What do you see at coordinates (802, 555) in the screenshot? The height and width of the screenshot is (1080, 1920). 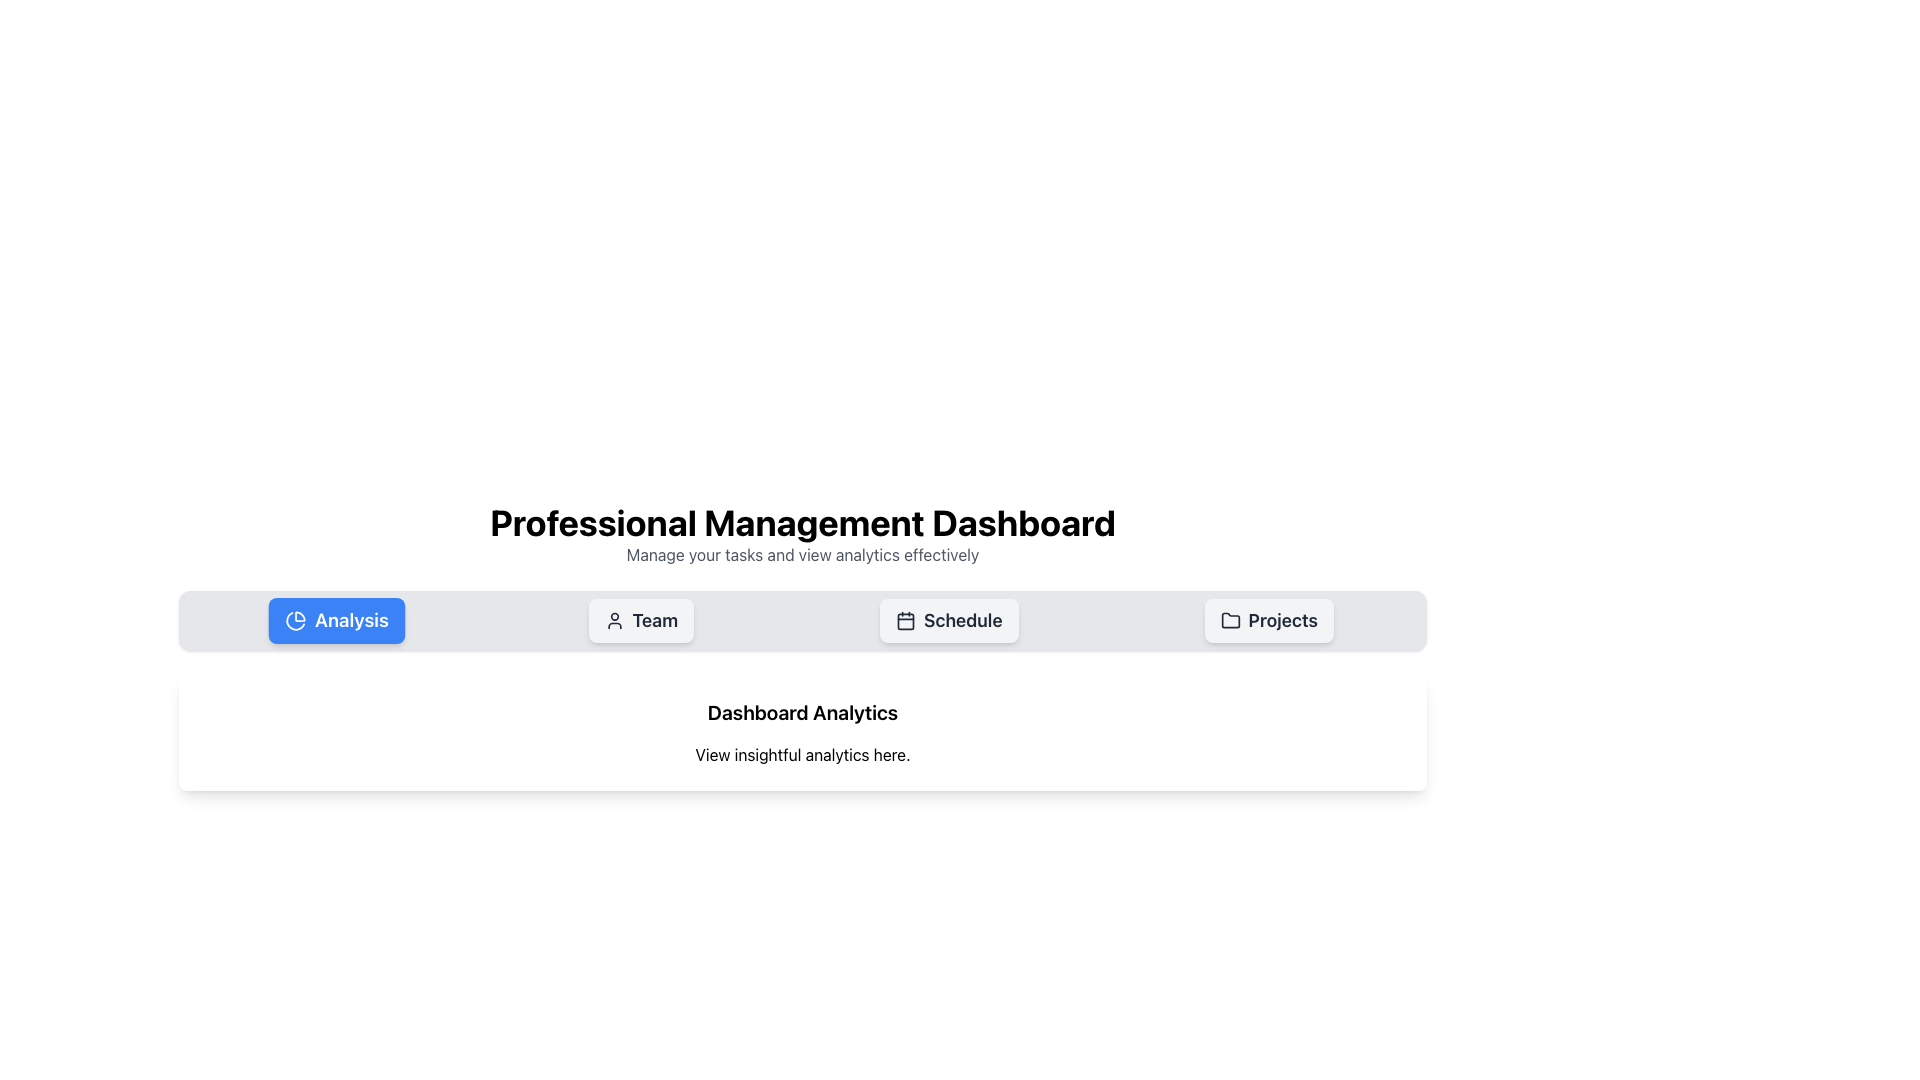 I see `the static text content displaying the phrase 'Manage your tasks and view analytics effectively,' which is located directly below the header 'Professional Management Dashboard' and centered in the layout` at bounding box center [802, 555].